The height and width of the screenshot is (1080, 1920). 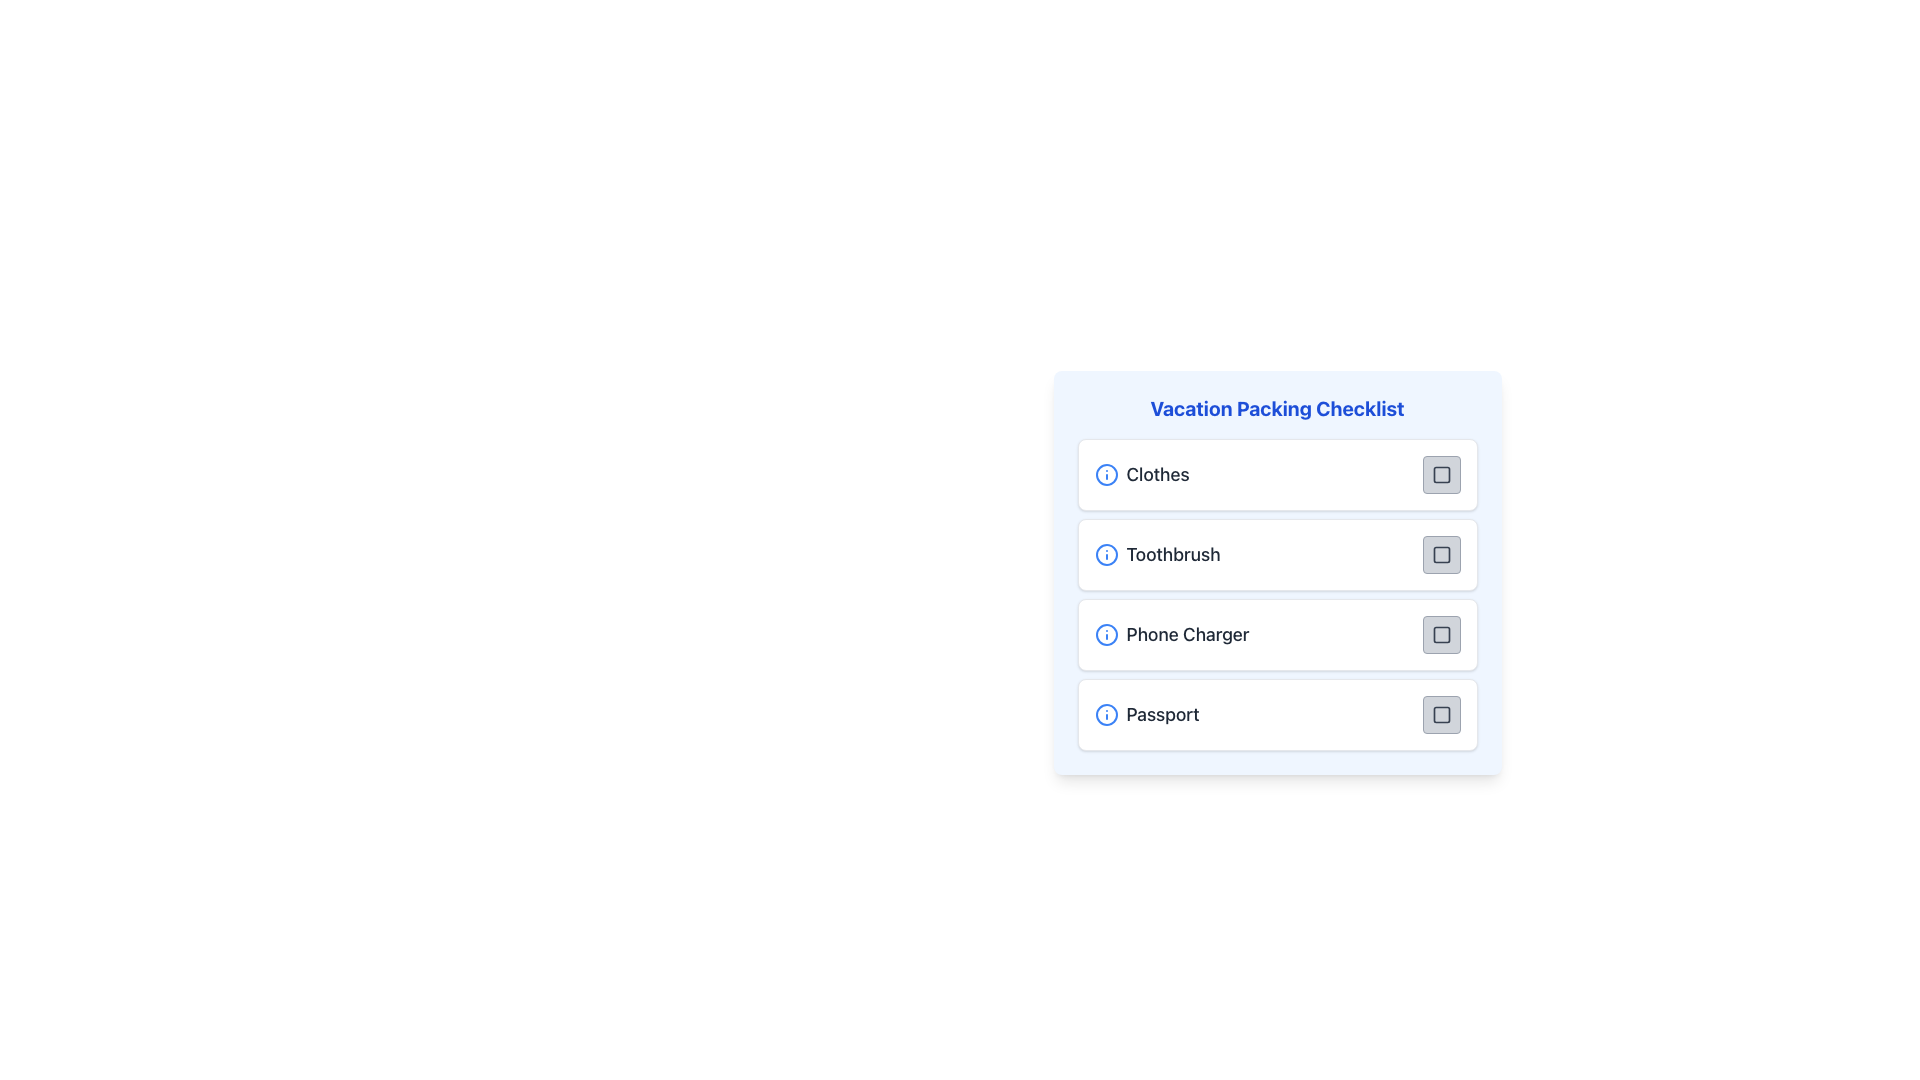 What do you see at coordinates (1441, 474) in the screenshot?
I see `the Checkbox icon located to the far right of the 'Clothes' line in the Vacation Packing Checklist` at bounding box center [1441, 474].